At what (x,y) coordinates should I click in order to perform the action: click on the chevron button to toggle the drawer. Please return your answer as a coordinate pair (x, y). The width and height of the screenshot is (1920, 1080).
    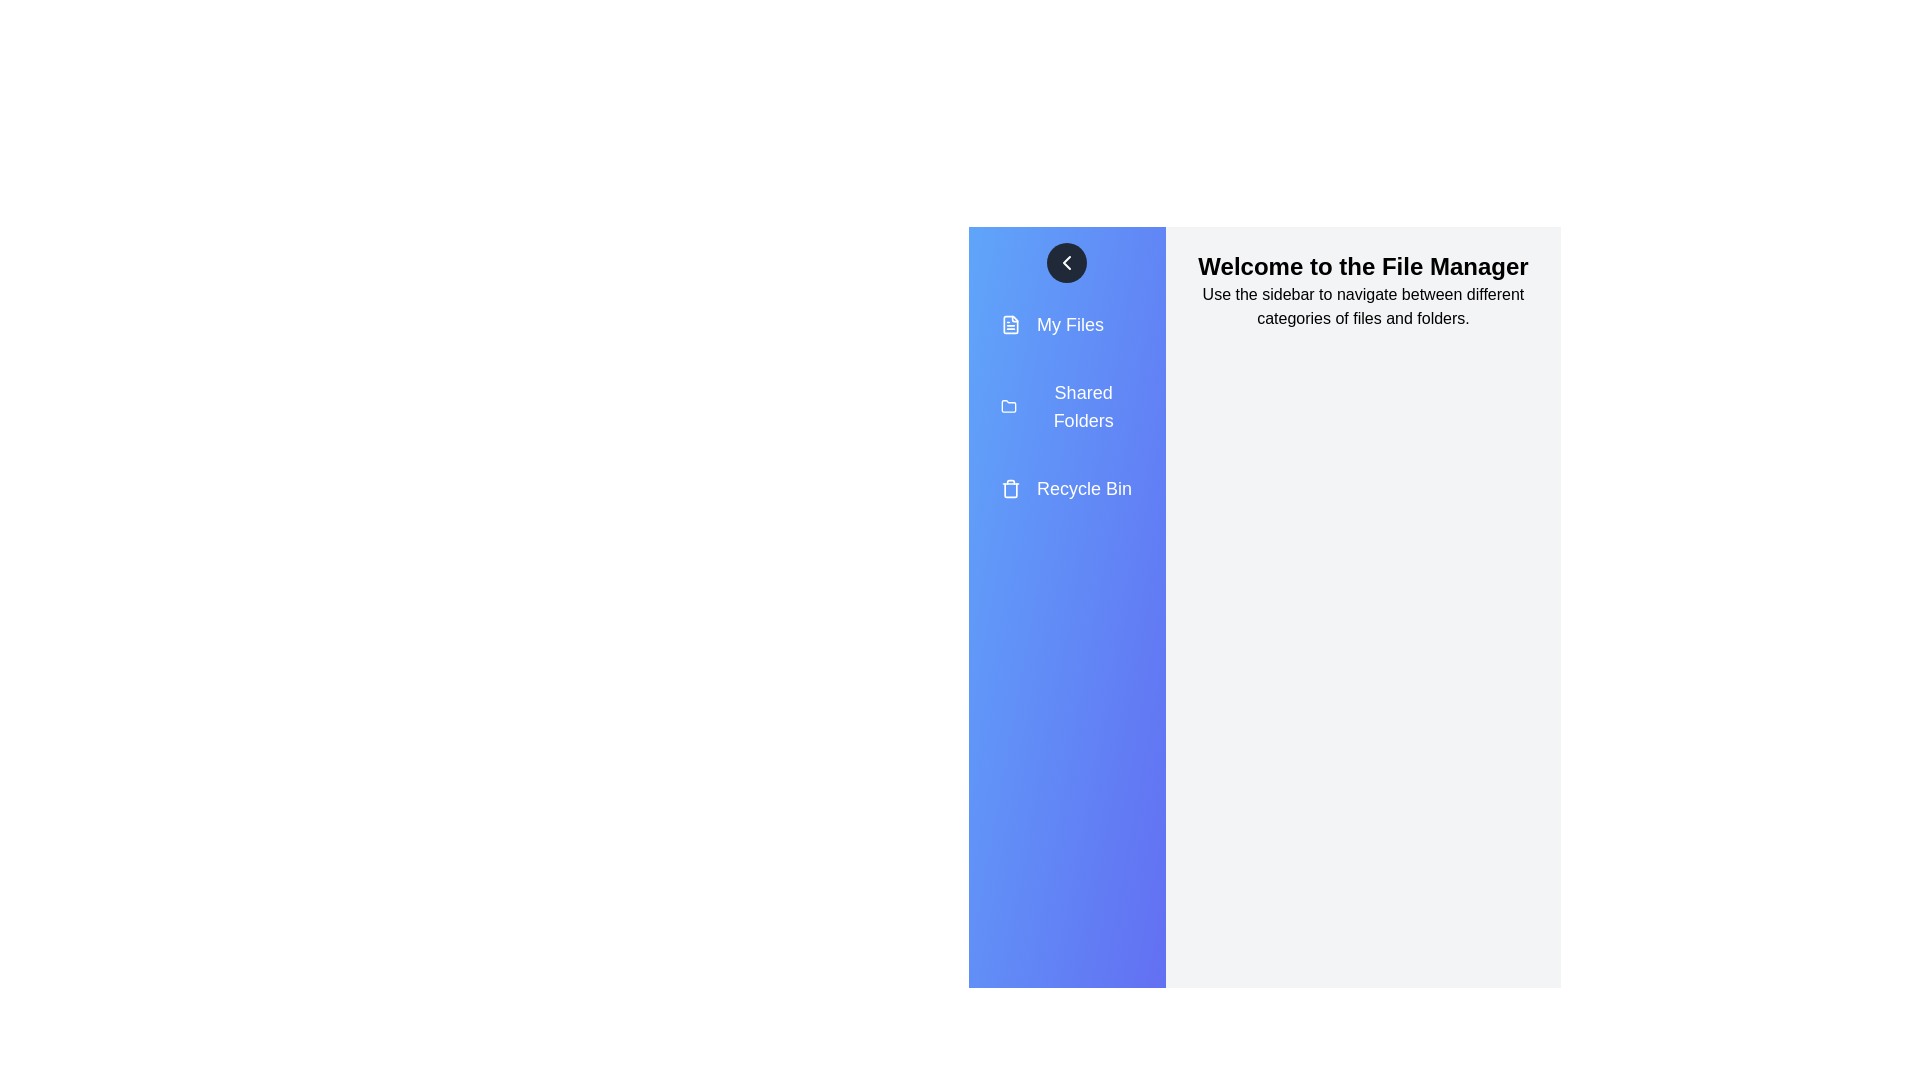
    Looking at the image, I should click on (1065, 261).